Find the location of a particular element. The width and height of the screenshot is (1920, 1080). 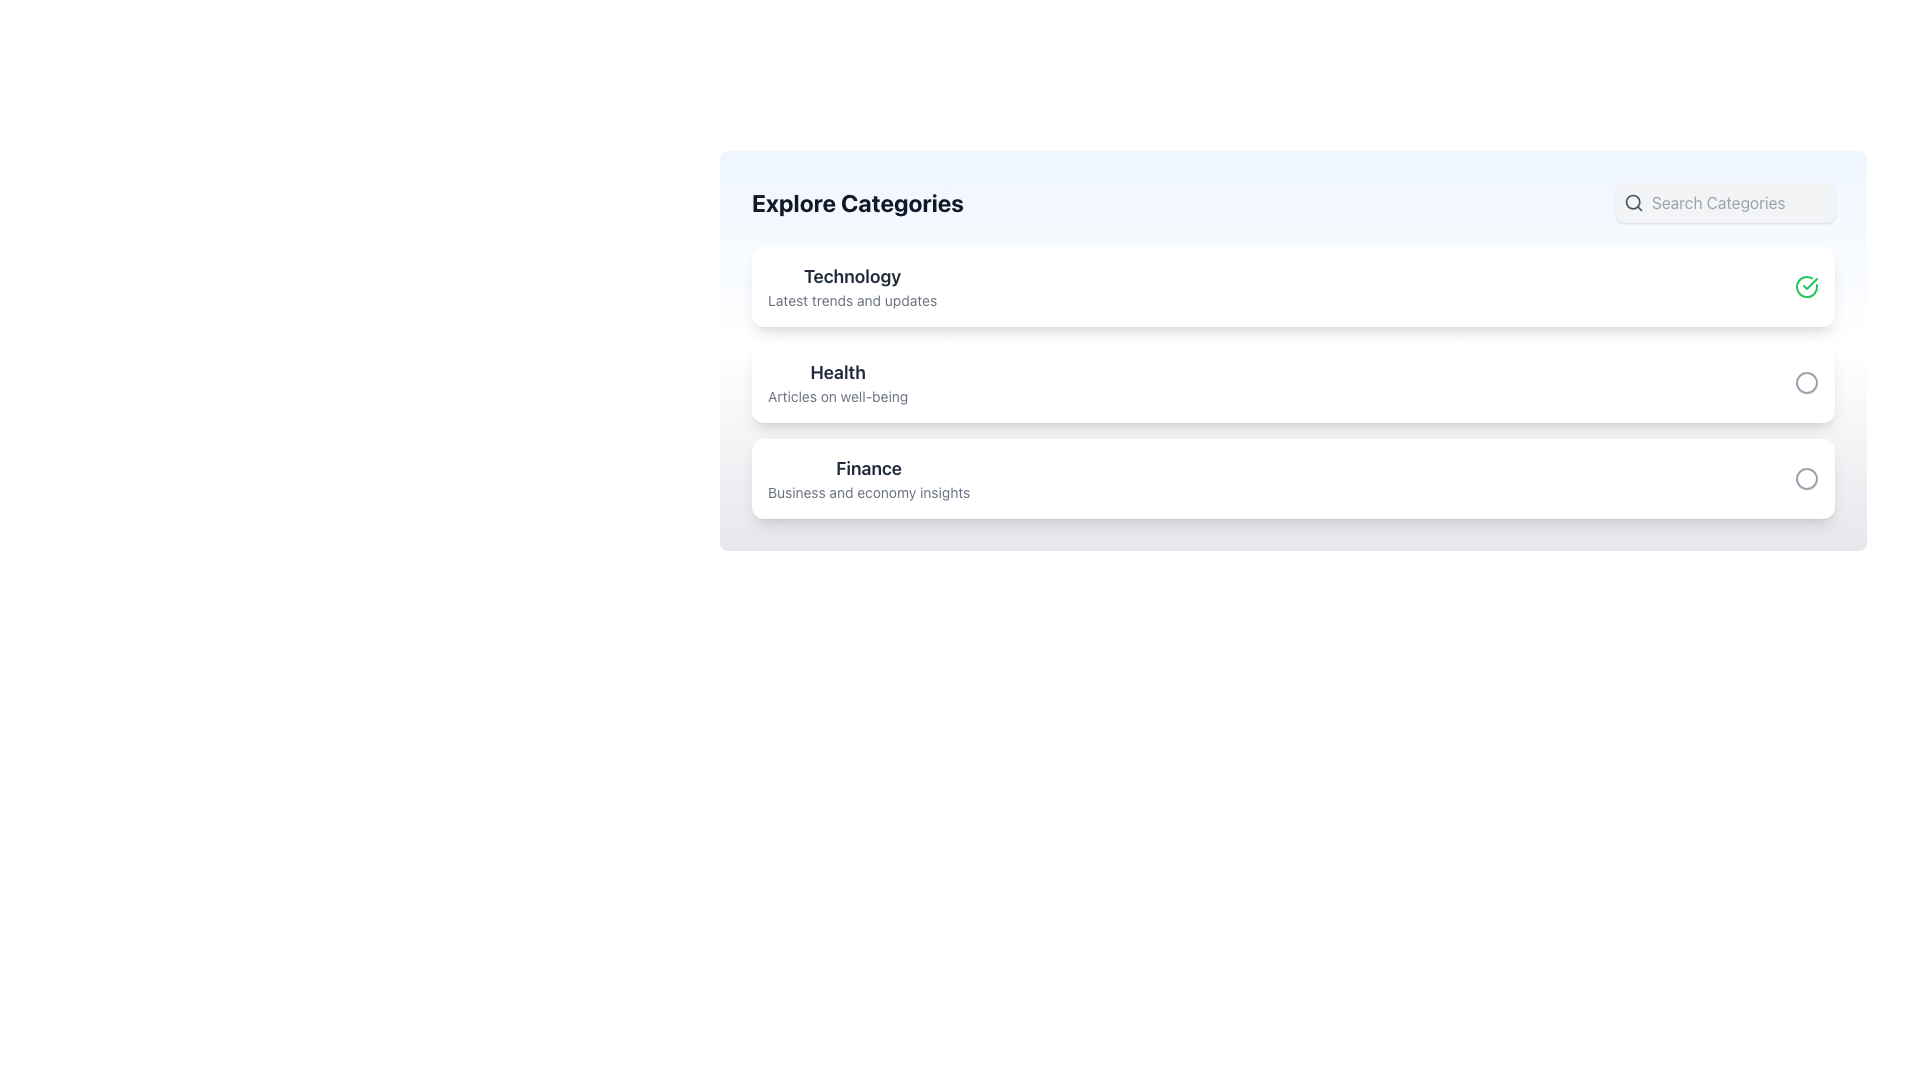

the search icon located in the top-right corner of the interface, which serves as a visual indicator for search functionality is located at coordinates (1633, 203).